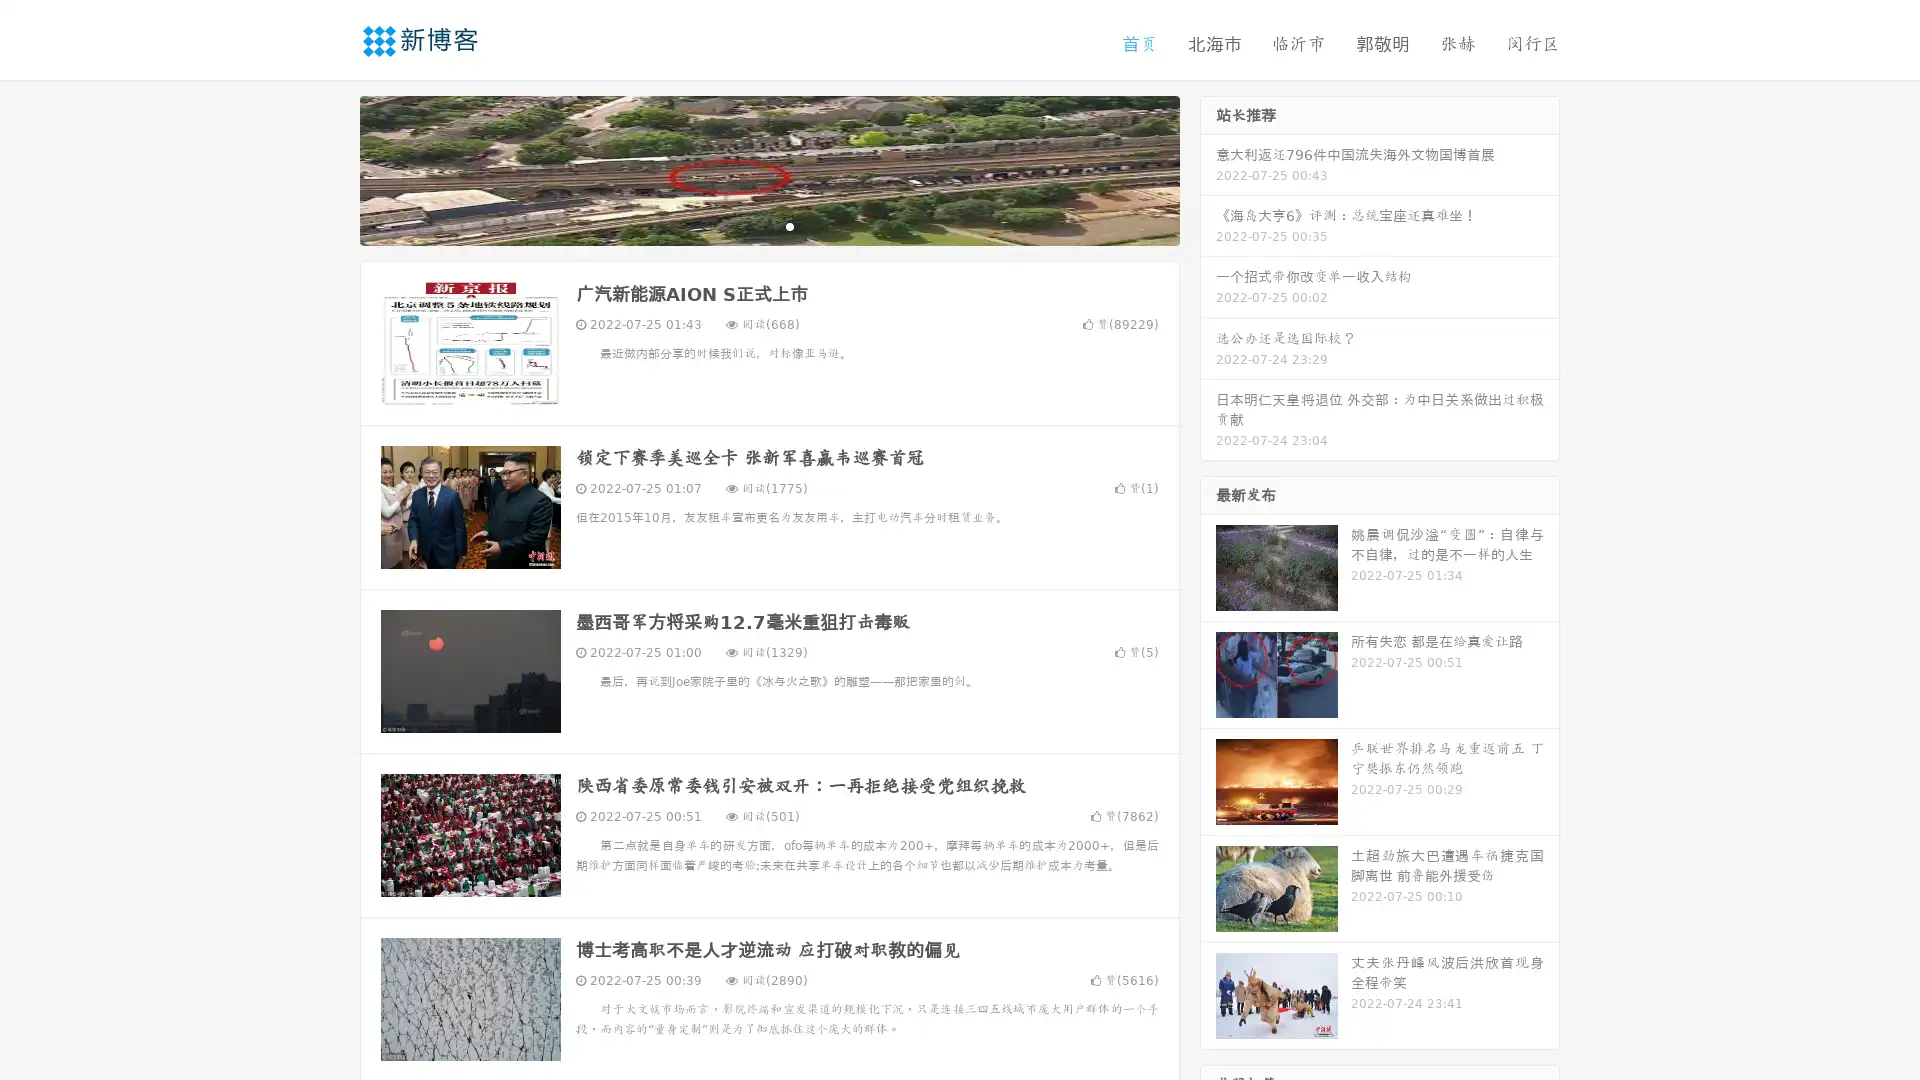  Describe the element at coordinates (748, 225) in the screenshot. I see `Go to slide 1` at that location.